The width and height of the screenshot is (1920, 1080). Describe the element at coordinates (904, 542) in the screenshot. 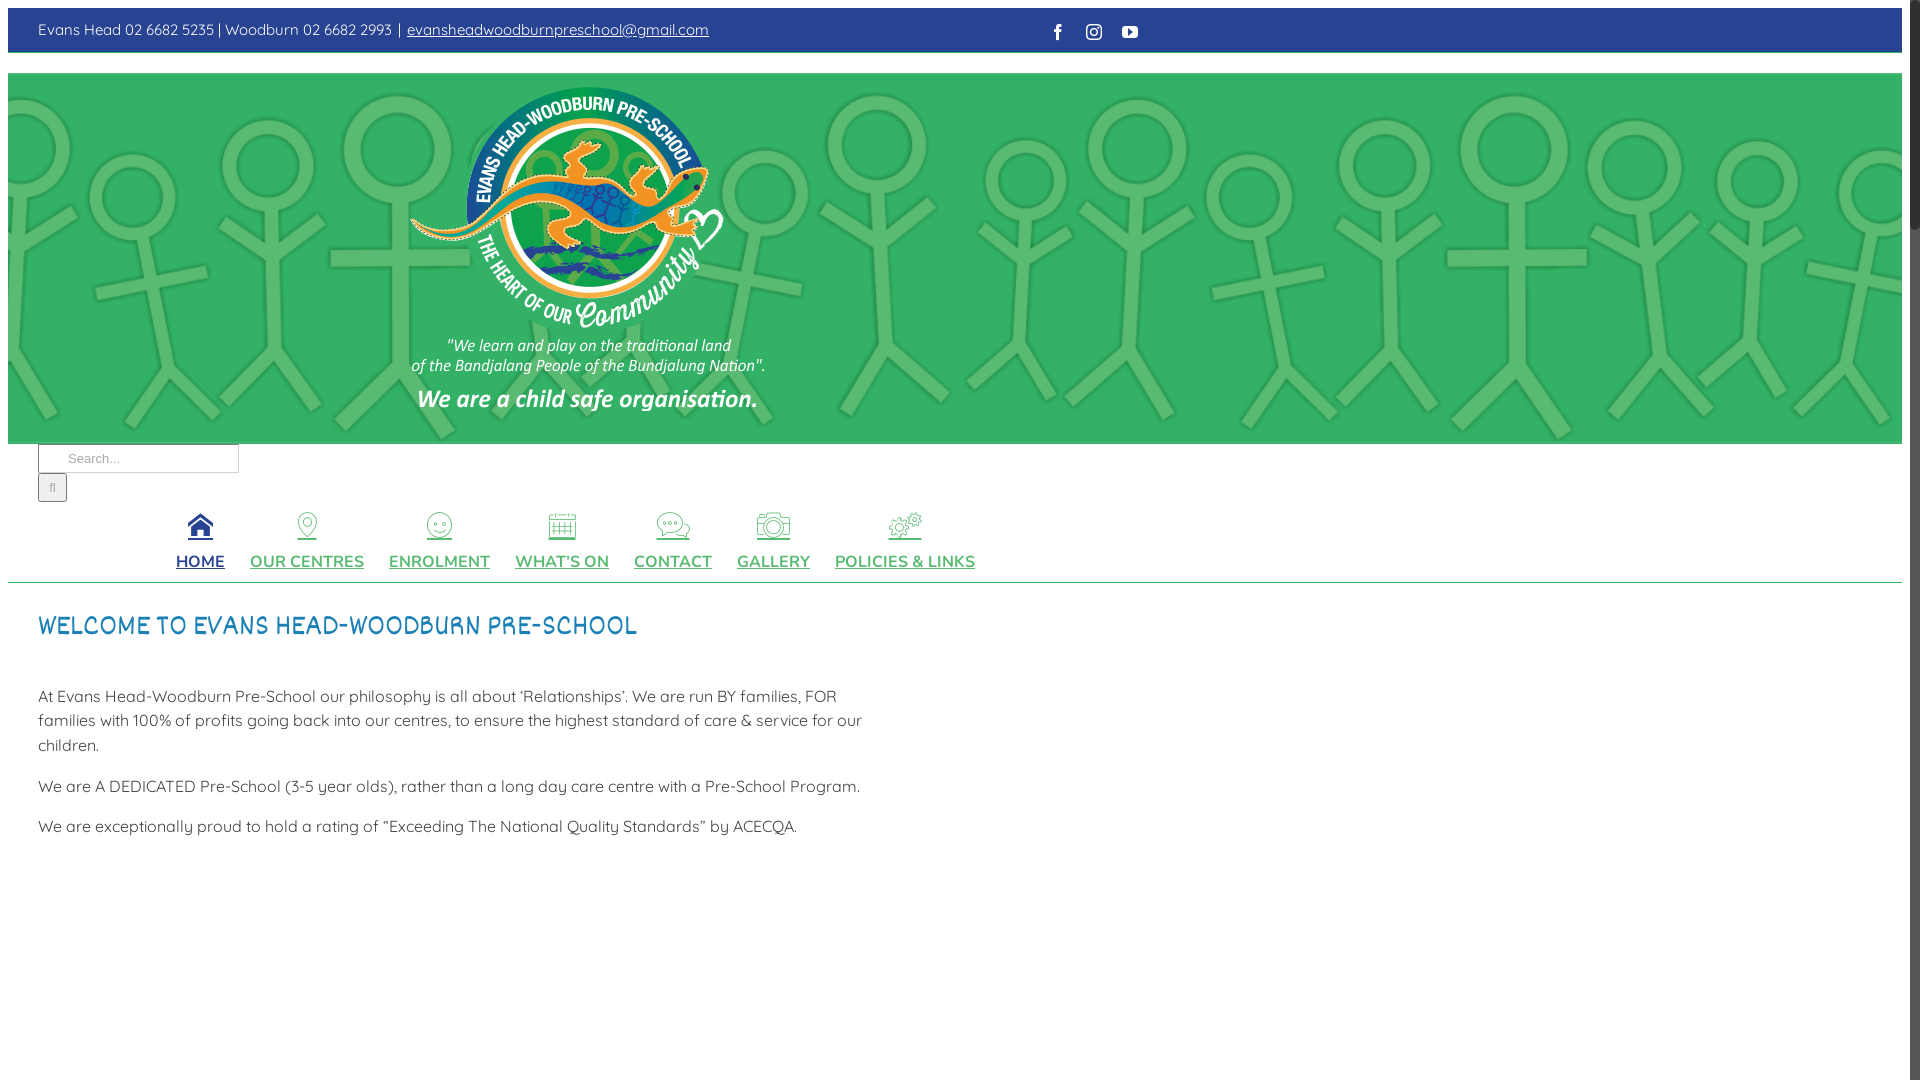

I see `'POLICIES & LINKS'` at that location.